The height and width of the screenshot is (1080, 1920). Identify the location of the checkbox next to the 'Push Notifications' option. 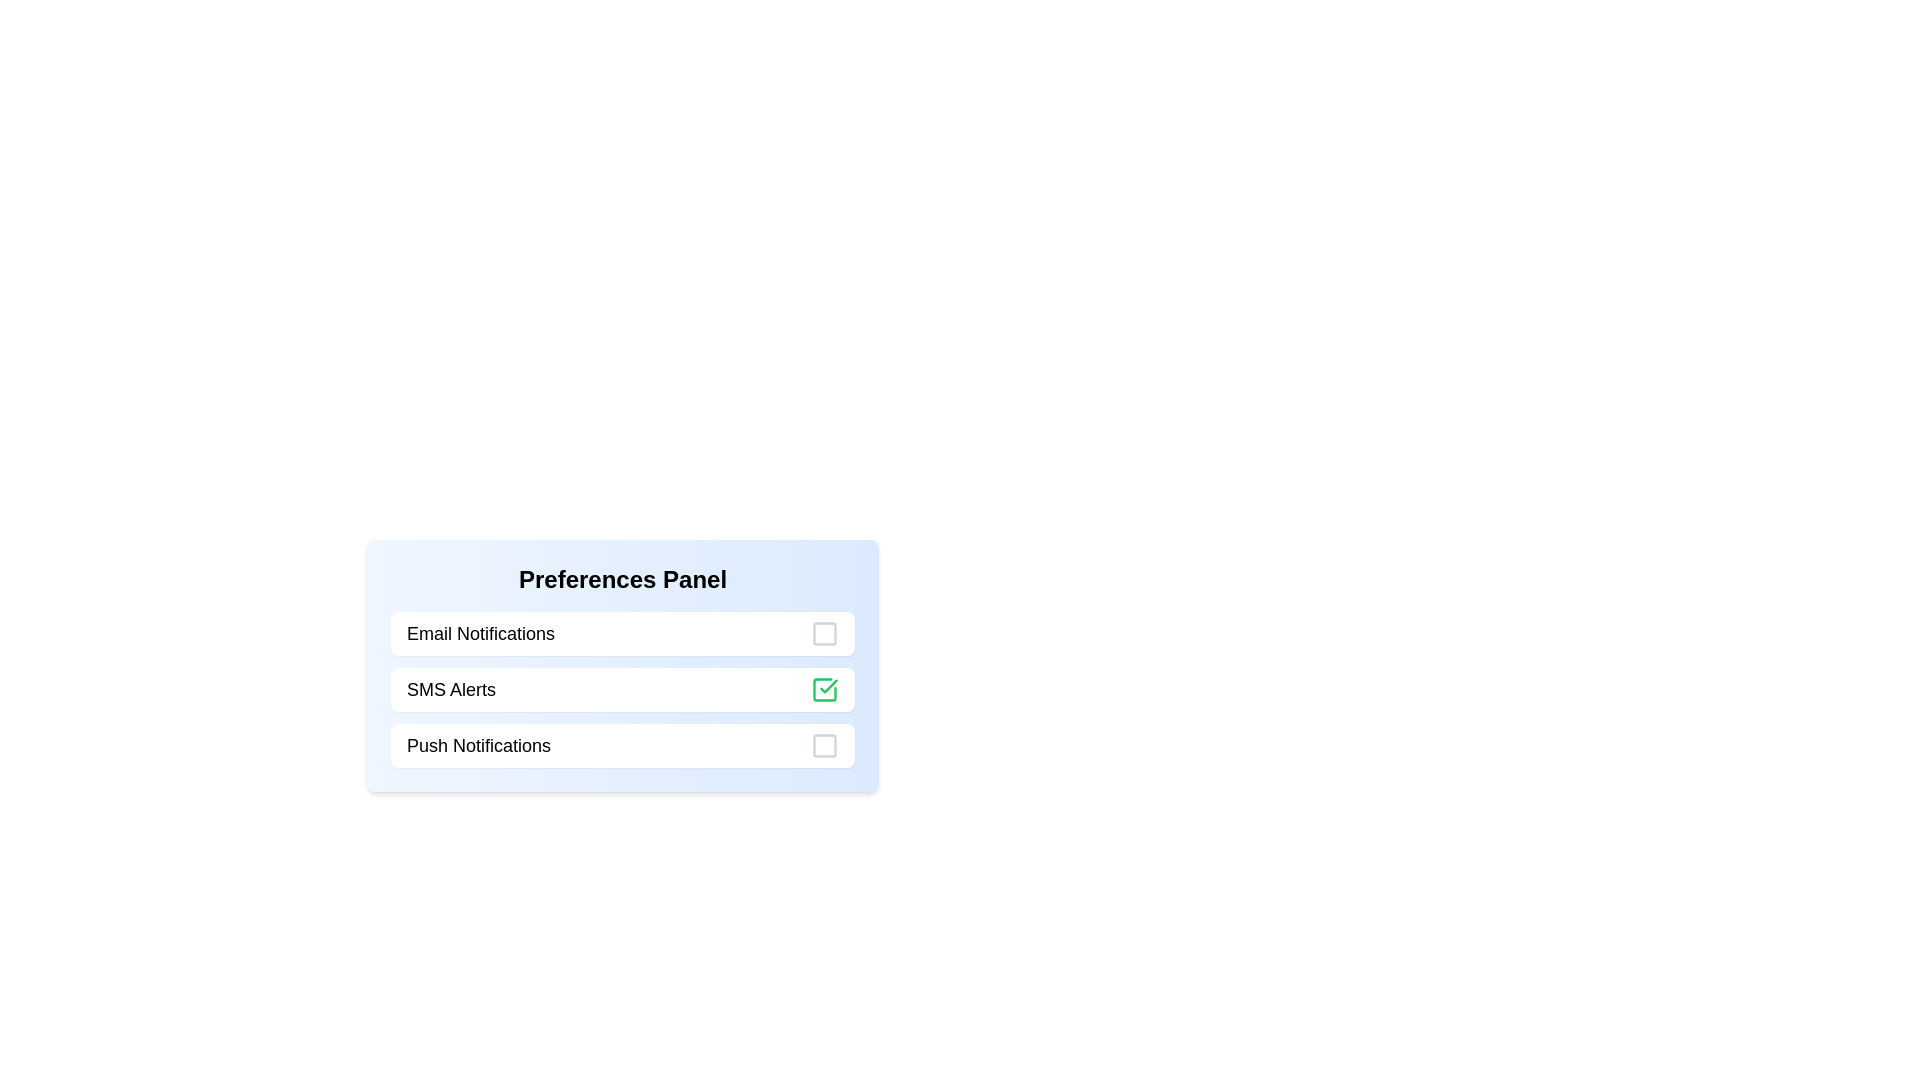
(622, 745).